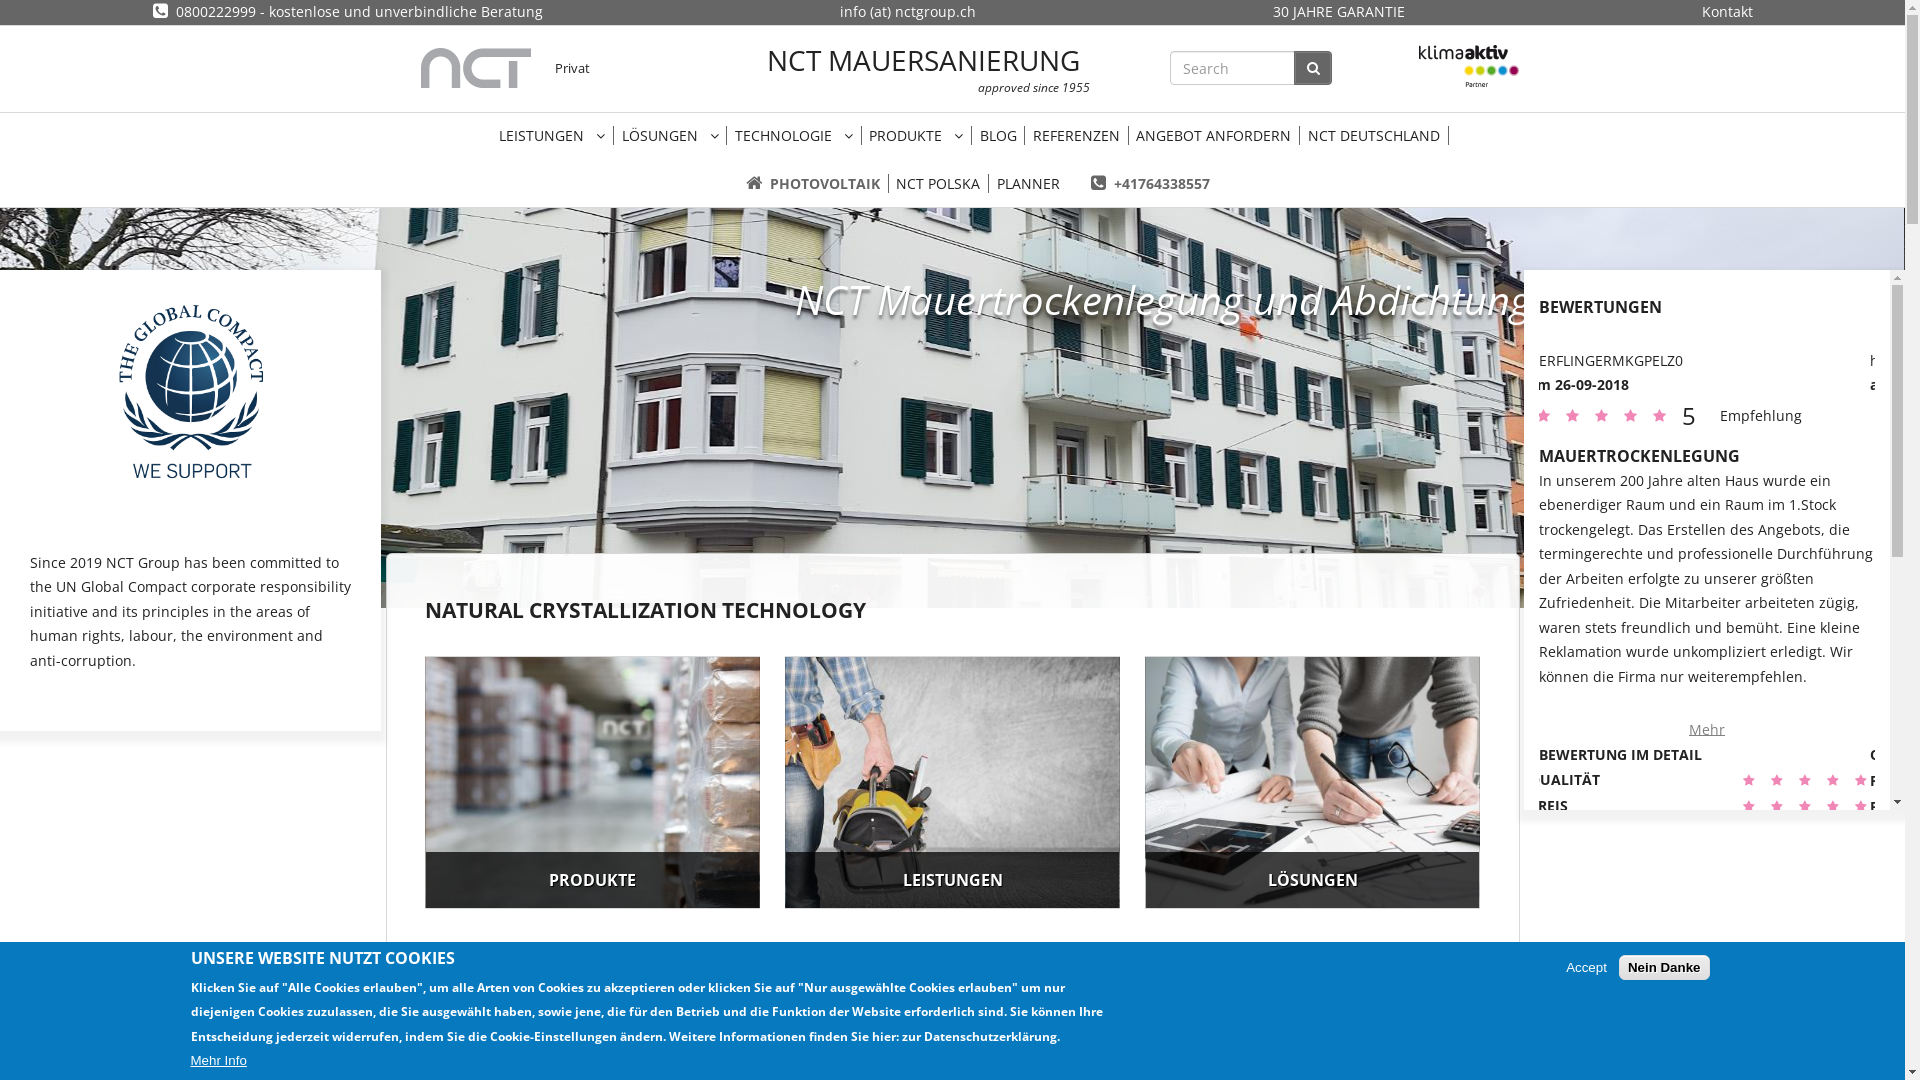 The height and width of the screenshot is (1080, 1920). Describe the element at coordinates (1027, 183) in the screenshot. I see `'PLANNER'` at that location.